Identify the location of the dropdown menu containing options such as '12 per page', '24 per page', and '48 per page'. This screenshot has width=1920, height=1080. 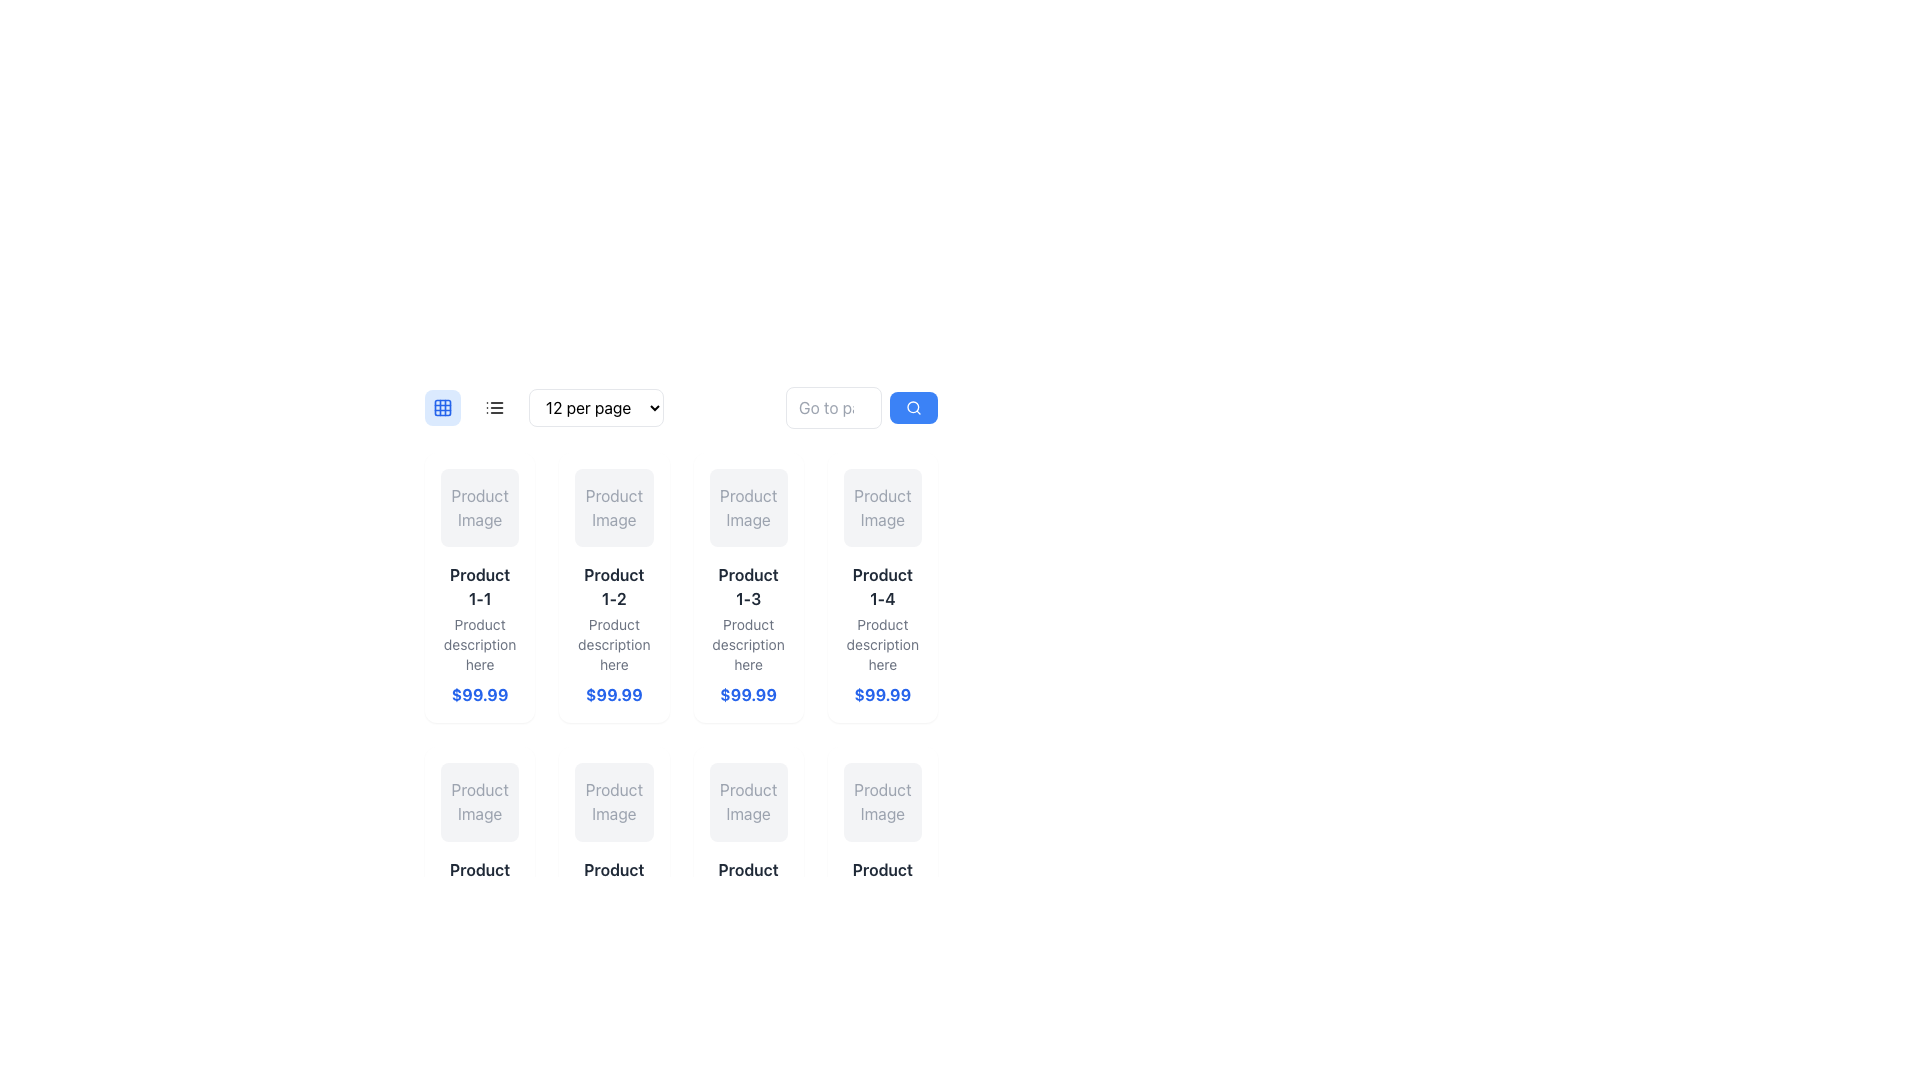
(544, 407).